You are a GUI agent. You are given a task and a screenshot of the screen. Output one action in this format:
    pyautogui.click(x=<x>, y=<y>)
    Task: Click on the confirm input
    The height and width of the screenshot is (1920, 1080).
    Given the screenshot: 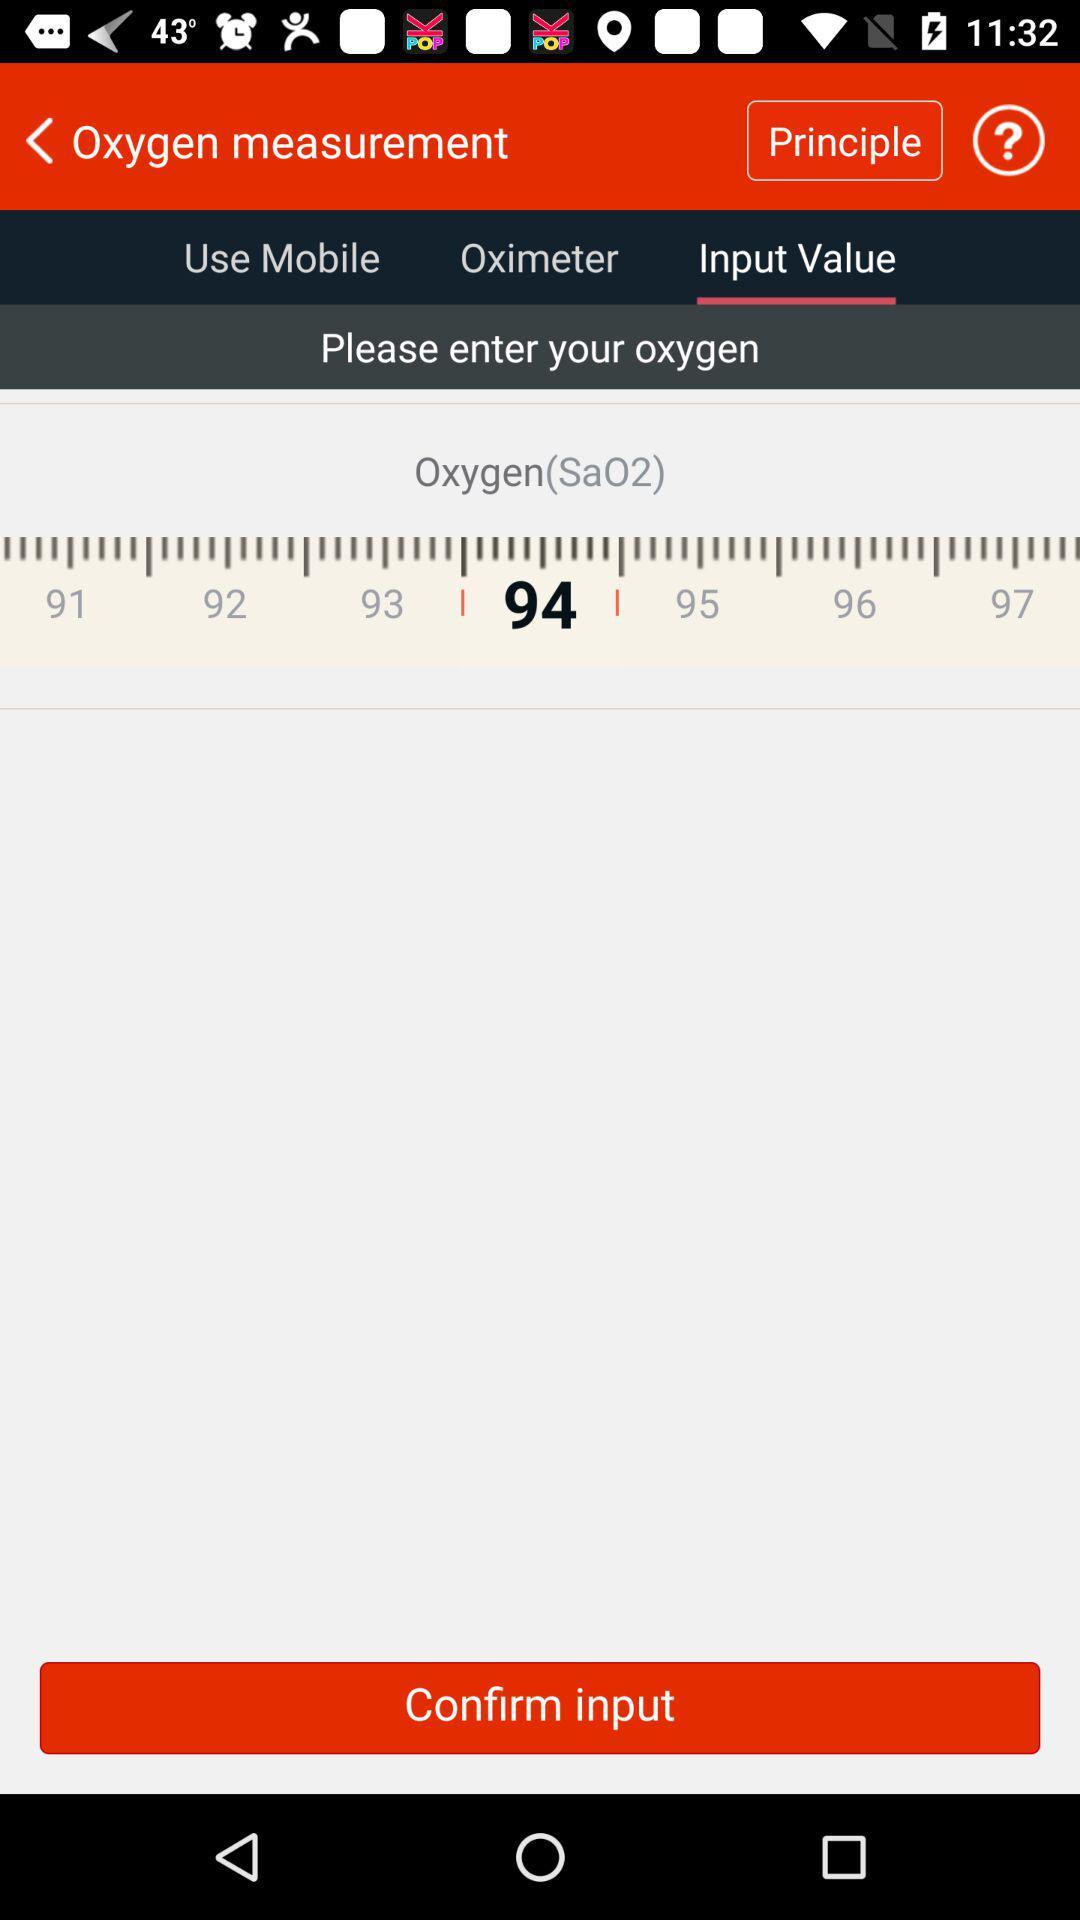 What is the action you would take?
    pyautogui.click(x=540, y=1707)
    